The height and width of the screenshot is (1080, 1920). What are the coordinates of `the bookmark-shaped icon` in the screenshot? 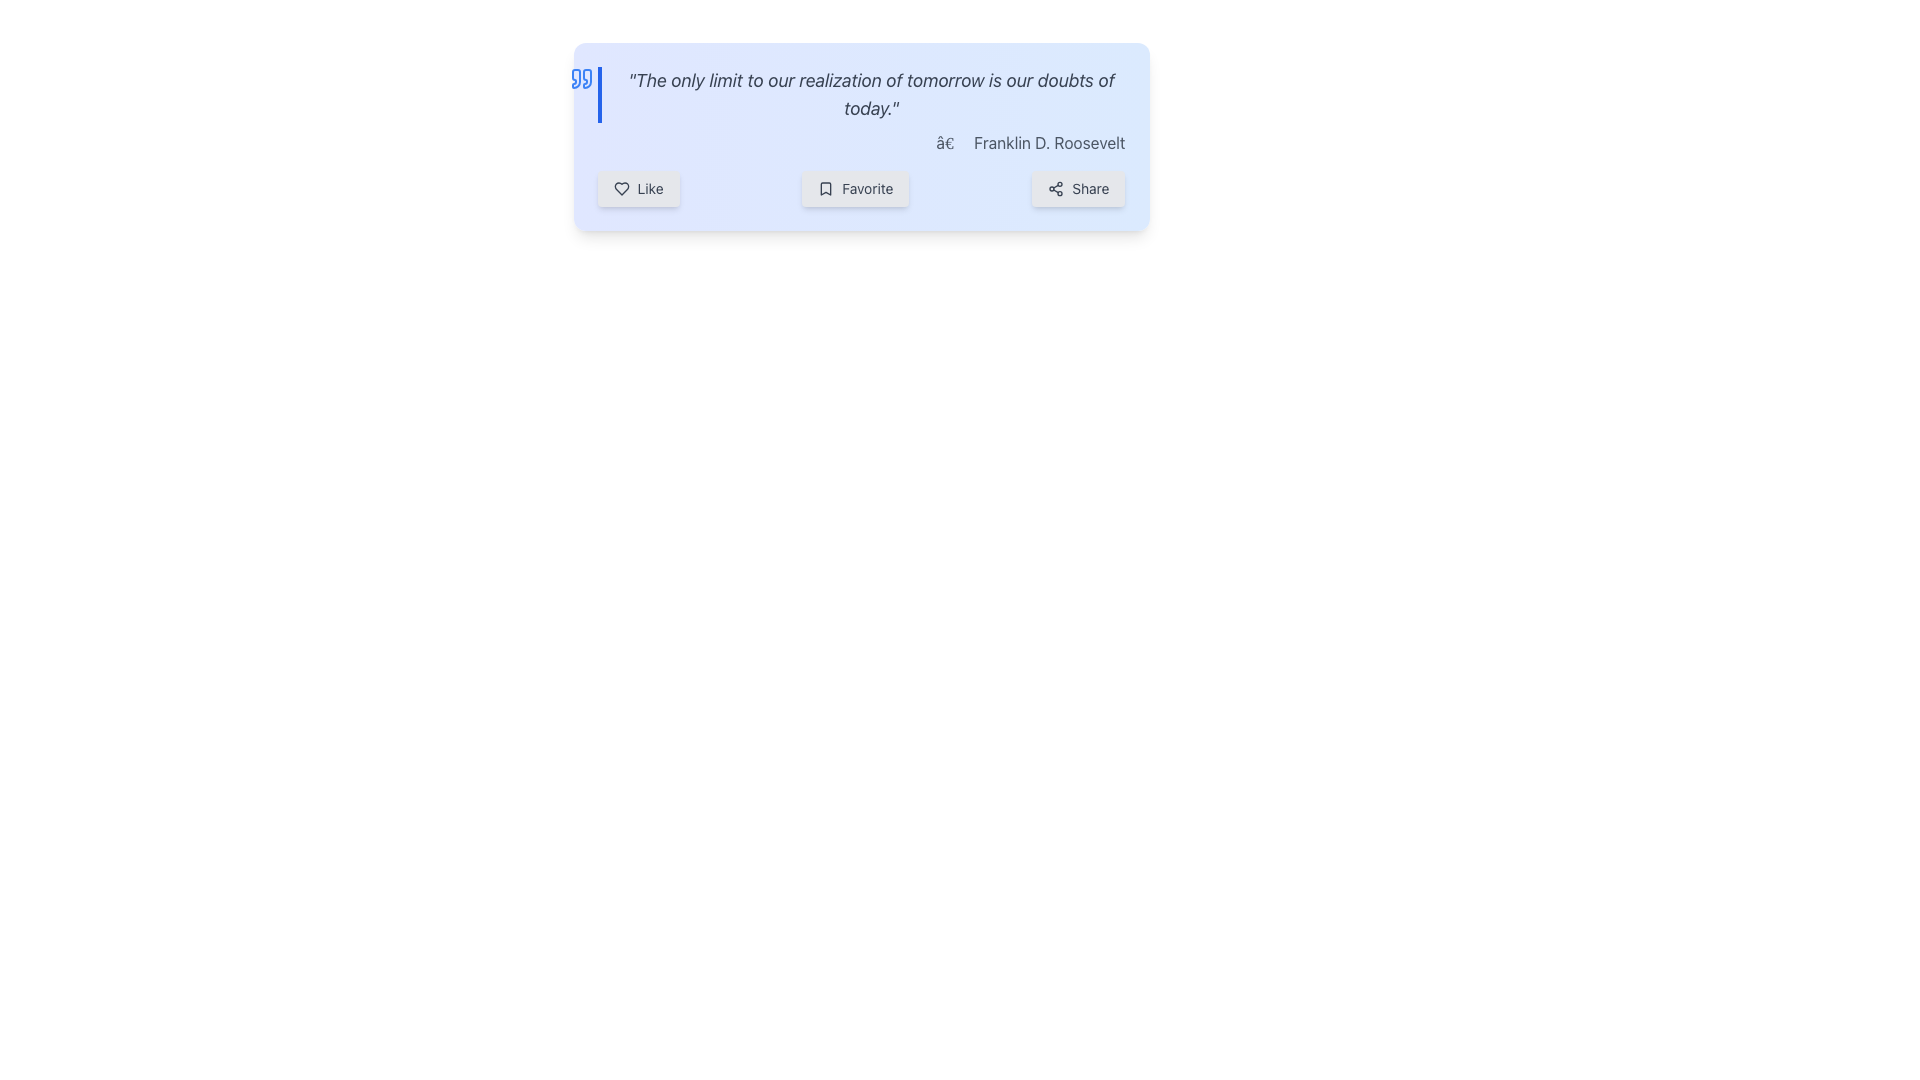 It's located at (826, 189).